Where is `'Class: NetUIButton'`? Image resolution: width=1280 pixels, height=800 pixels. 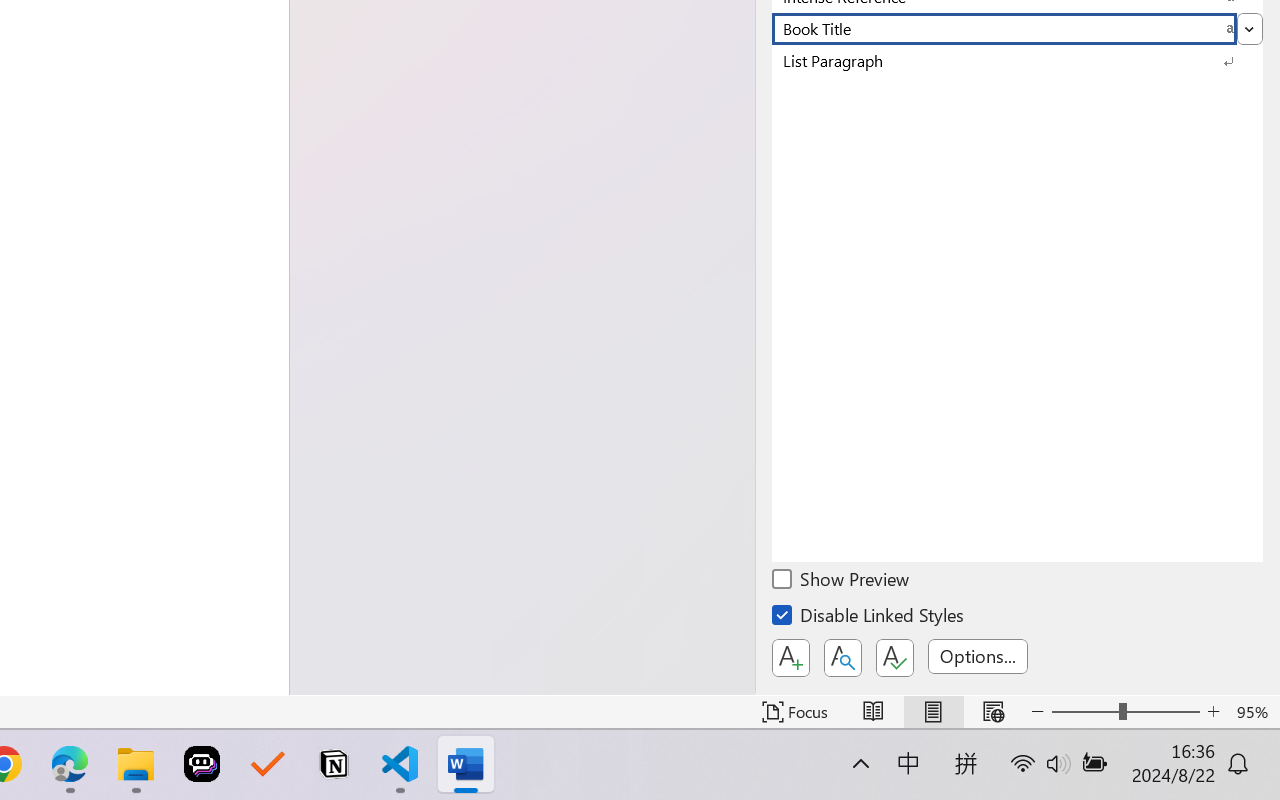 'Class: NetUIButton' is located at coordinates (893, 657).